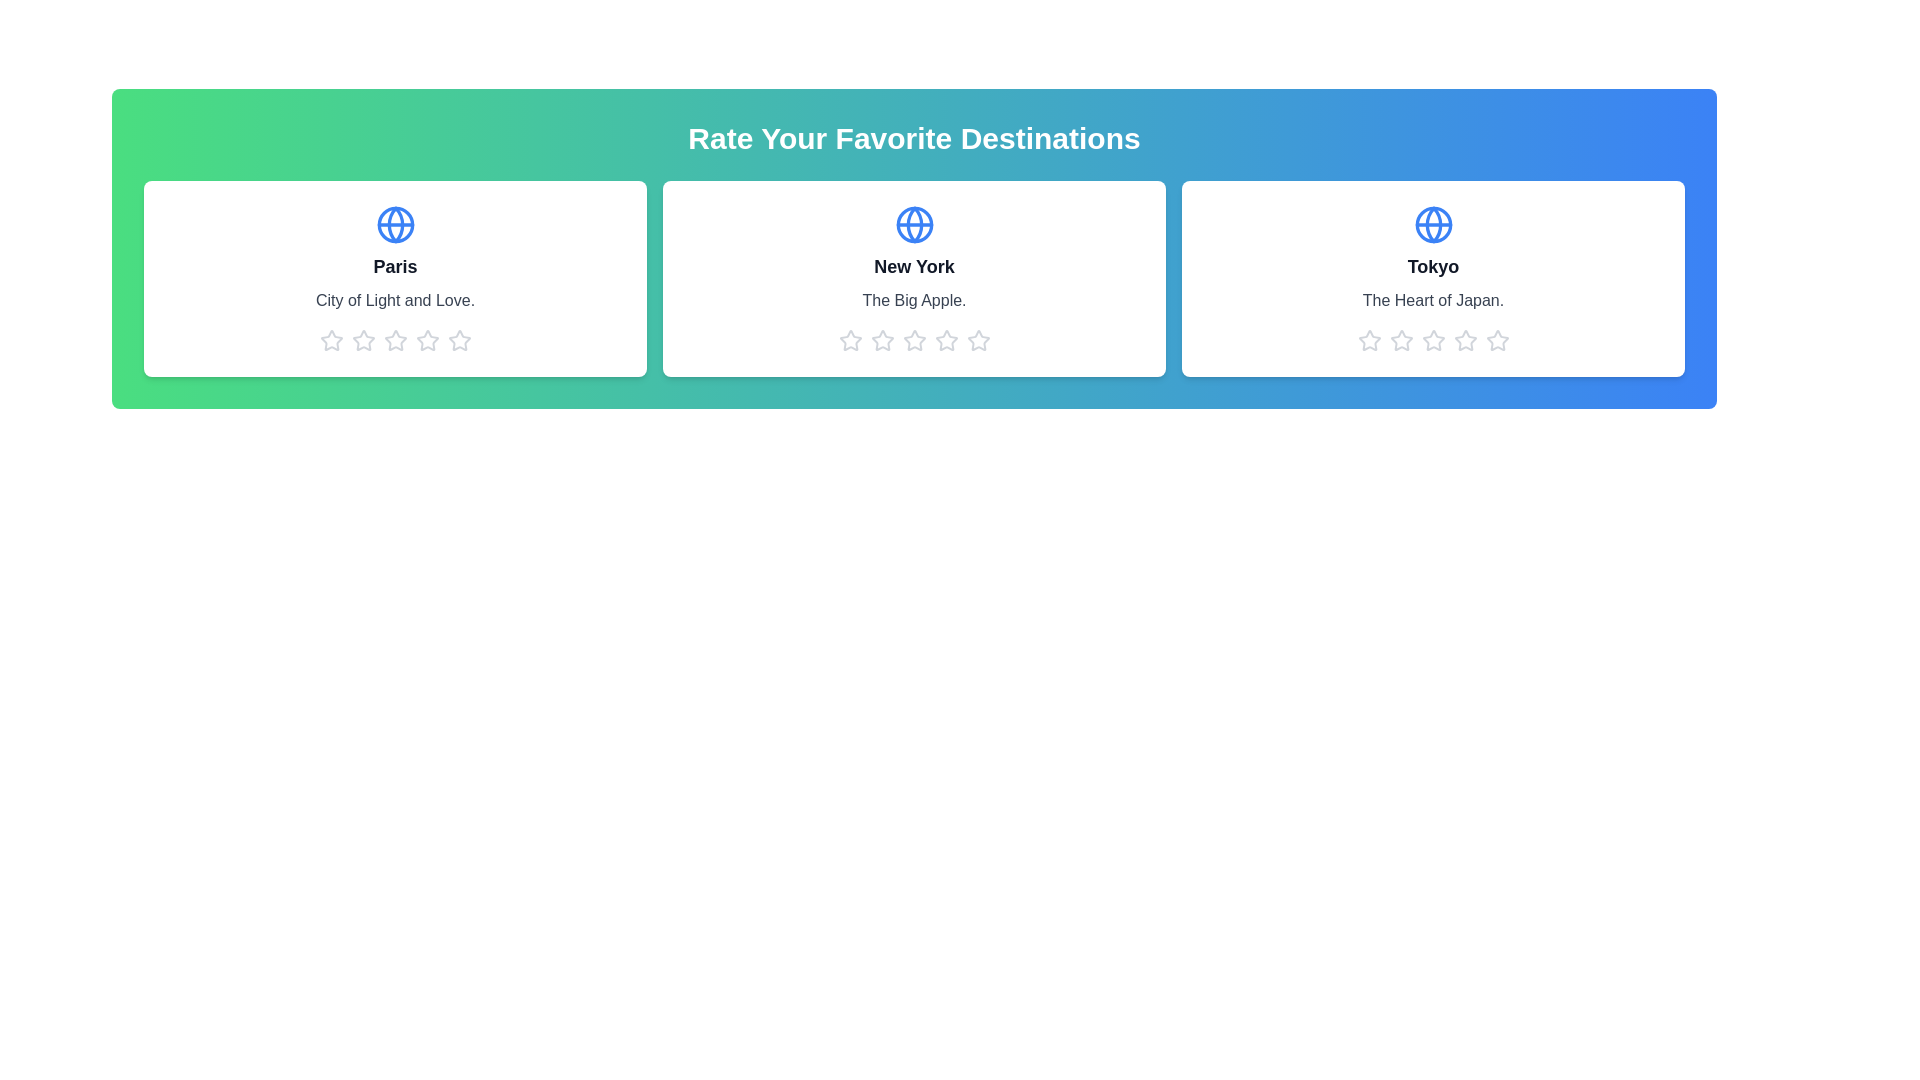 This screenshot has height=1080, width=1920. Describe the element at coordinates (331, 339) in the screenshot. I see `the 1 star icon for the destination Paris` at that location.